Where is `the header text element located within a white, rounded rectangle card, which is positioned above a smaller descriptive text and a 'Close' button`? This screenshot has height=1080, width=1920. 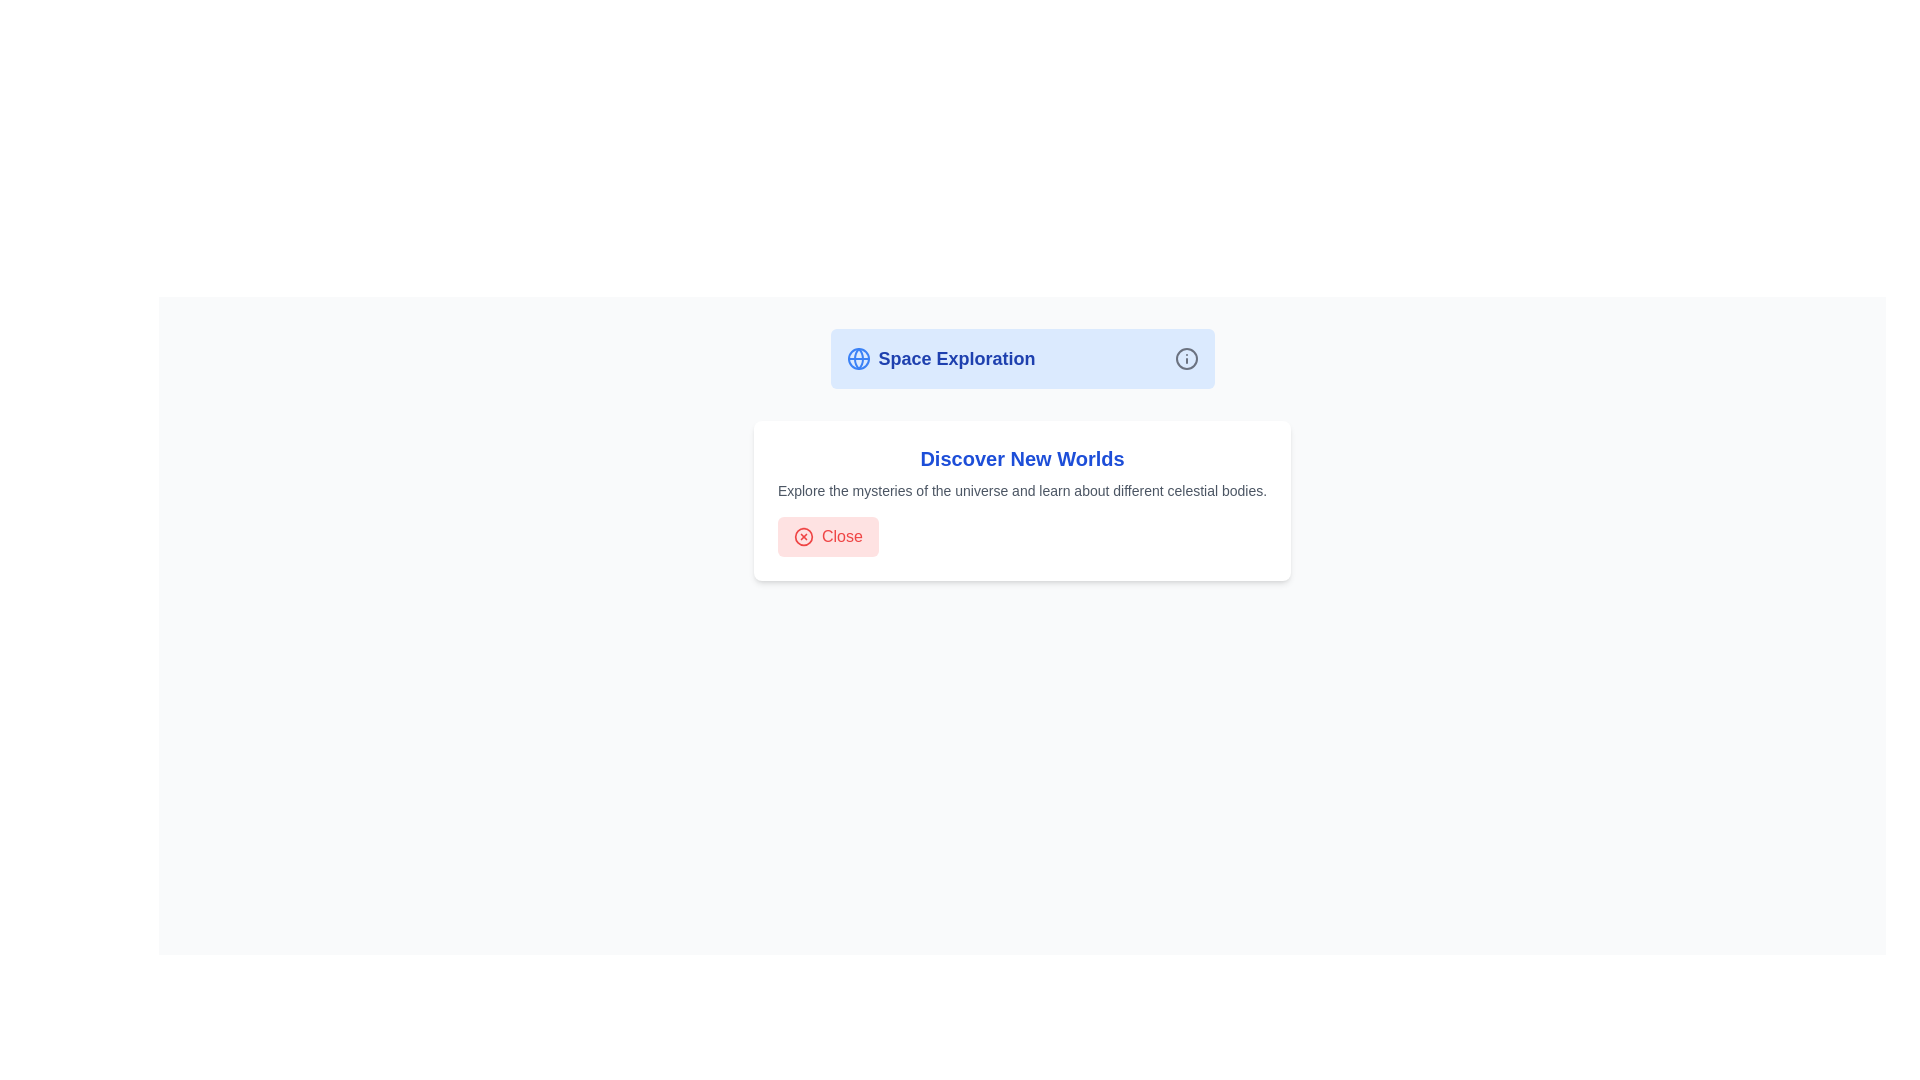 the header text element located within a white, rounded rectangle card, which is positioned above a smaller descriptive text and a 'Close' button is located at coordinates (1022, 459).